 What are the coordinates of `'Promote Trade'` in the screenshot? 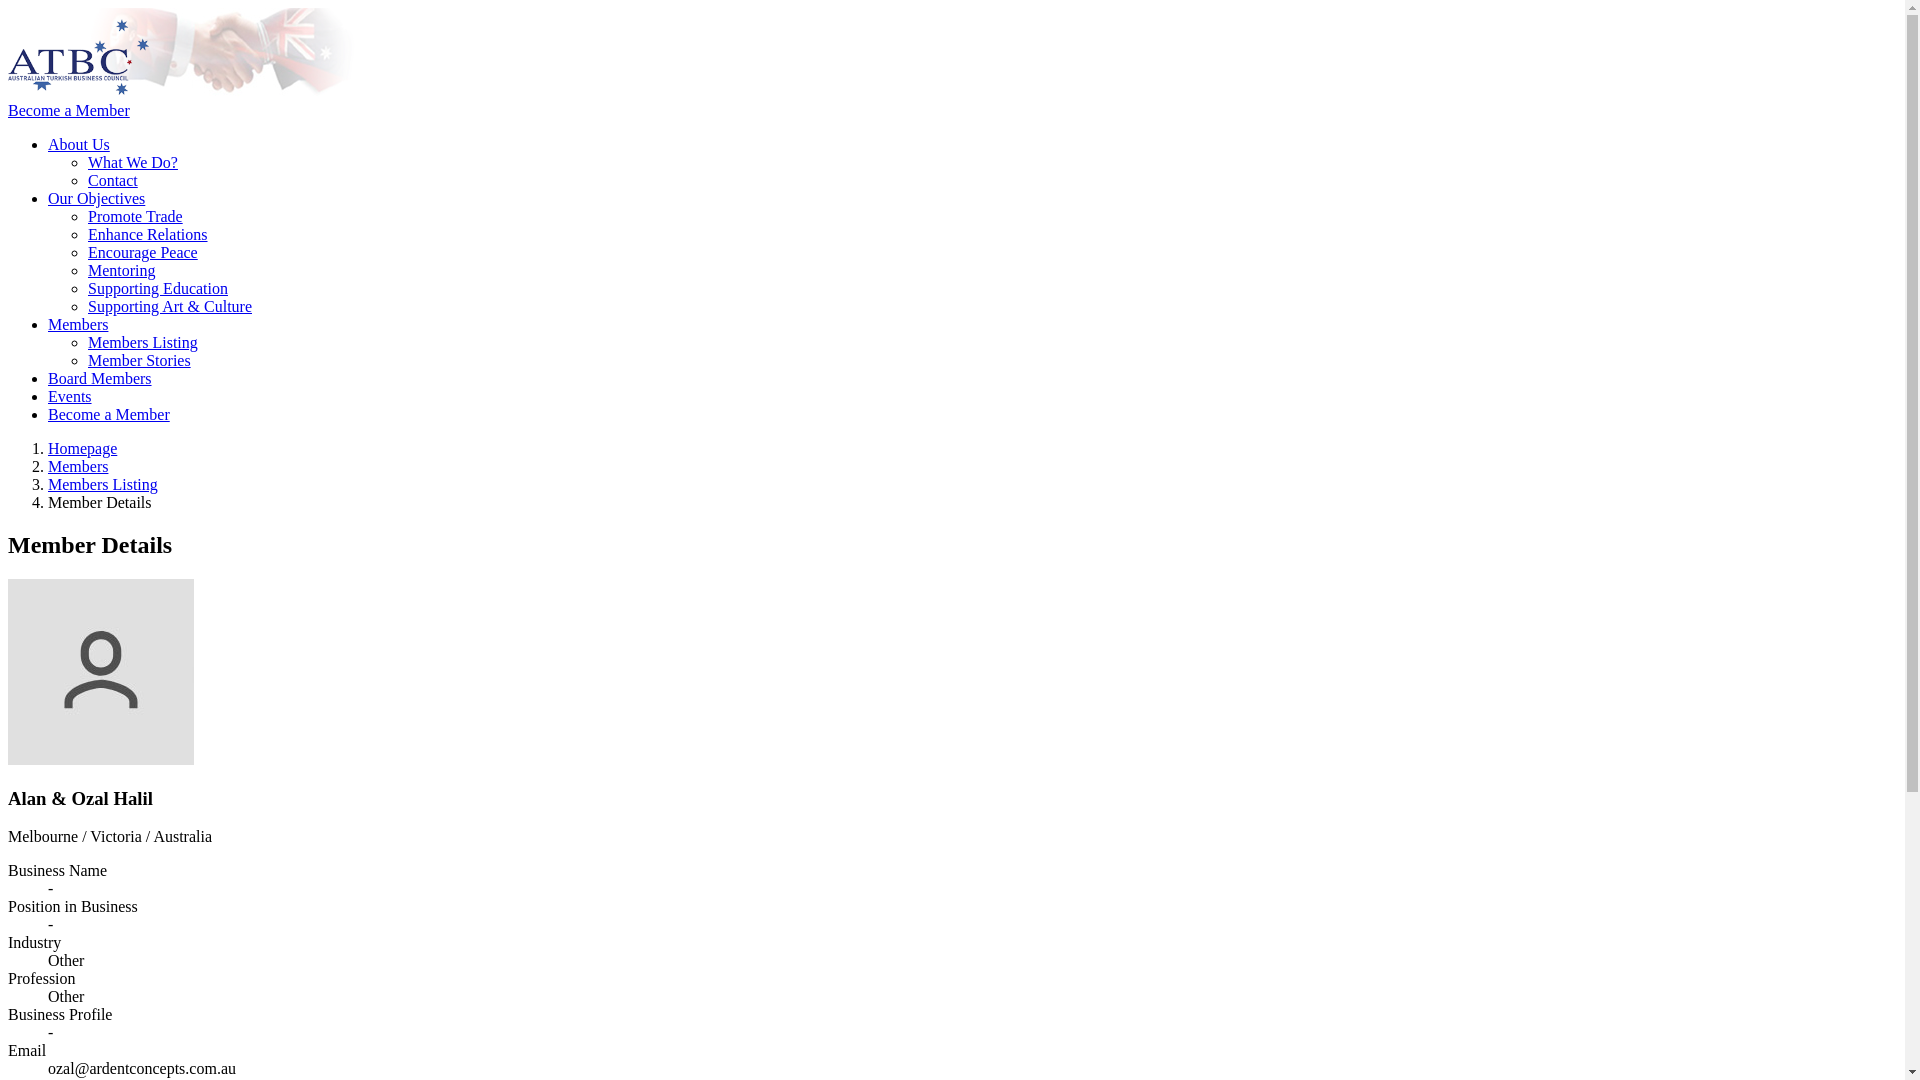 It's located at (134, 216).